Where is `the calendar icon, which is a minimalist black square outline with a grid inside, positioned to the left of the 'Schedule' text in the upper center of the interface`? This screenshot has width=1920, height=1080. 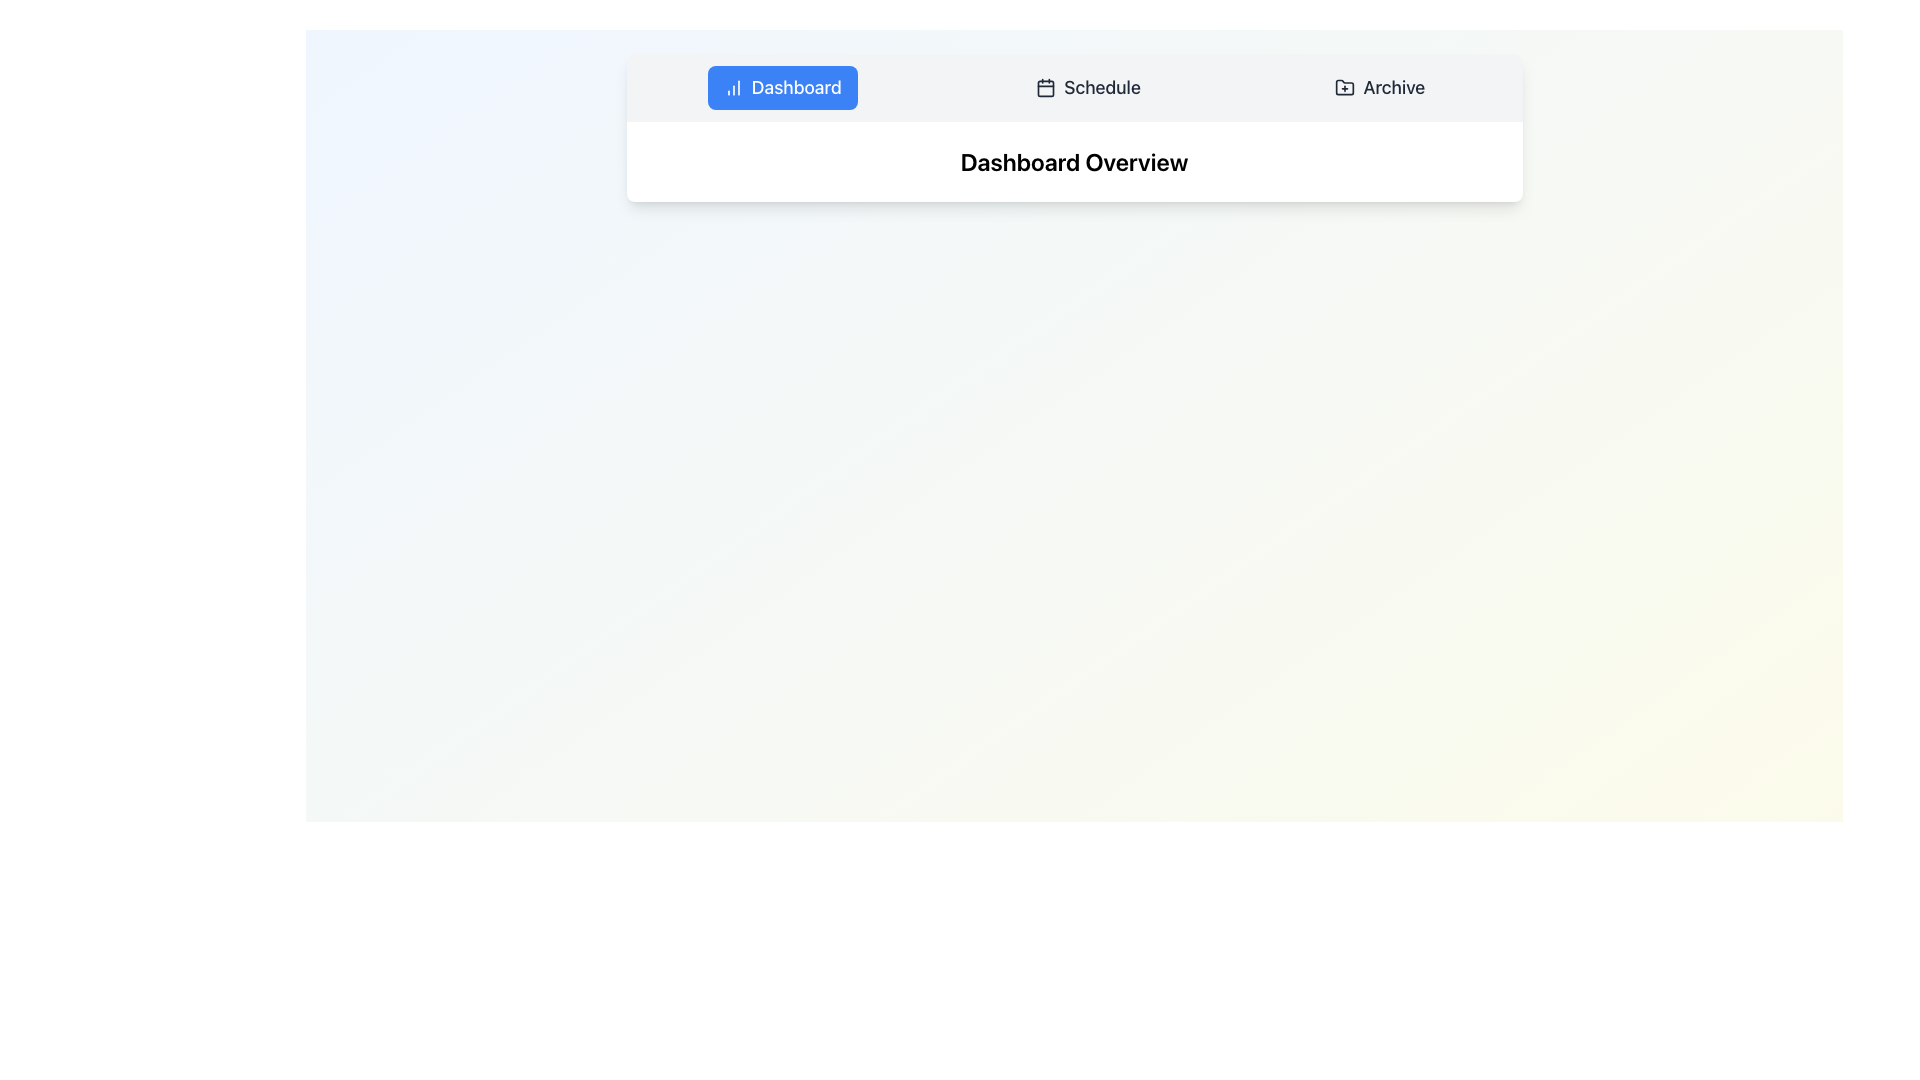
the calendar icon, which is a minimalist black square outline with a grid inside, positioned to the left of the 'Schedule' text in the upper center of the interface is located at coordinates (1045, 87).